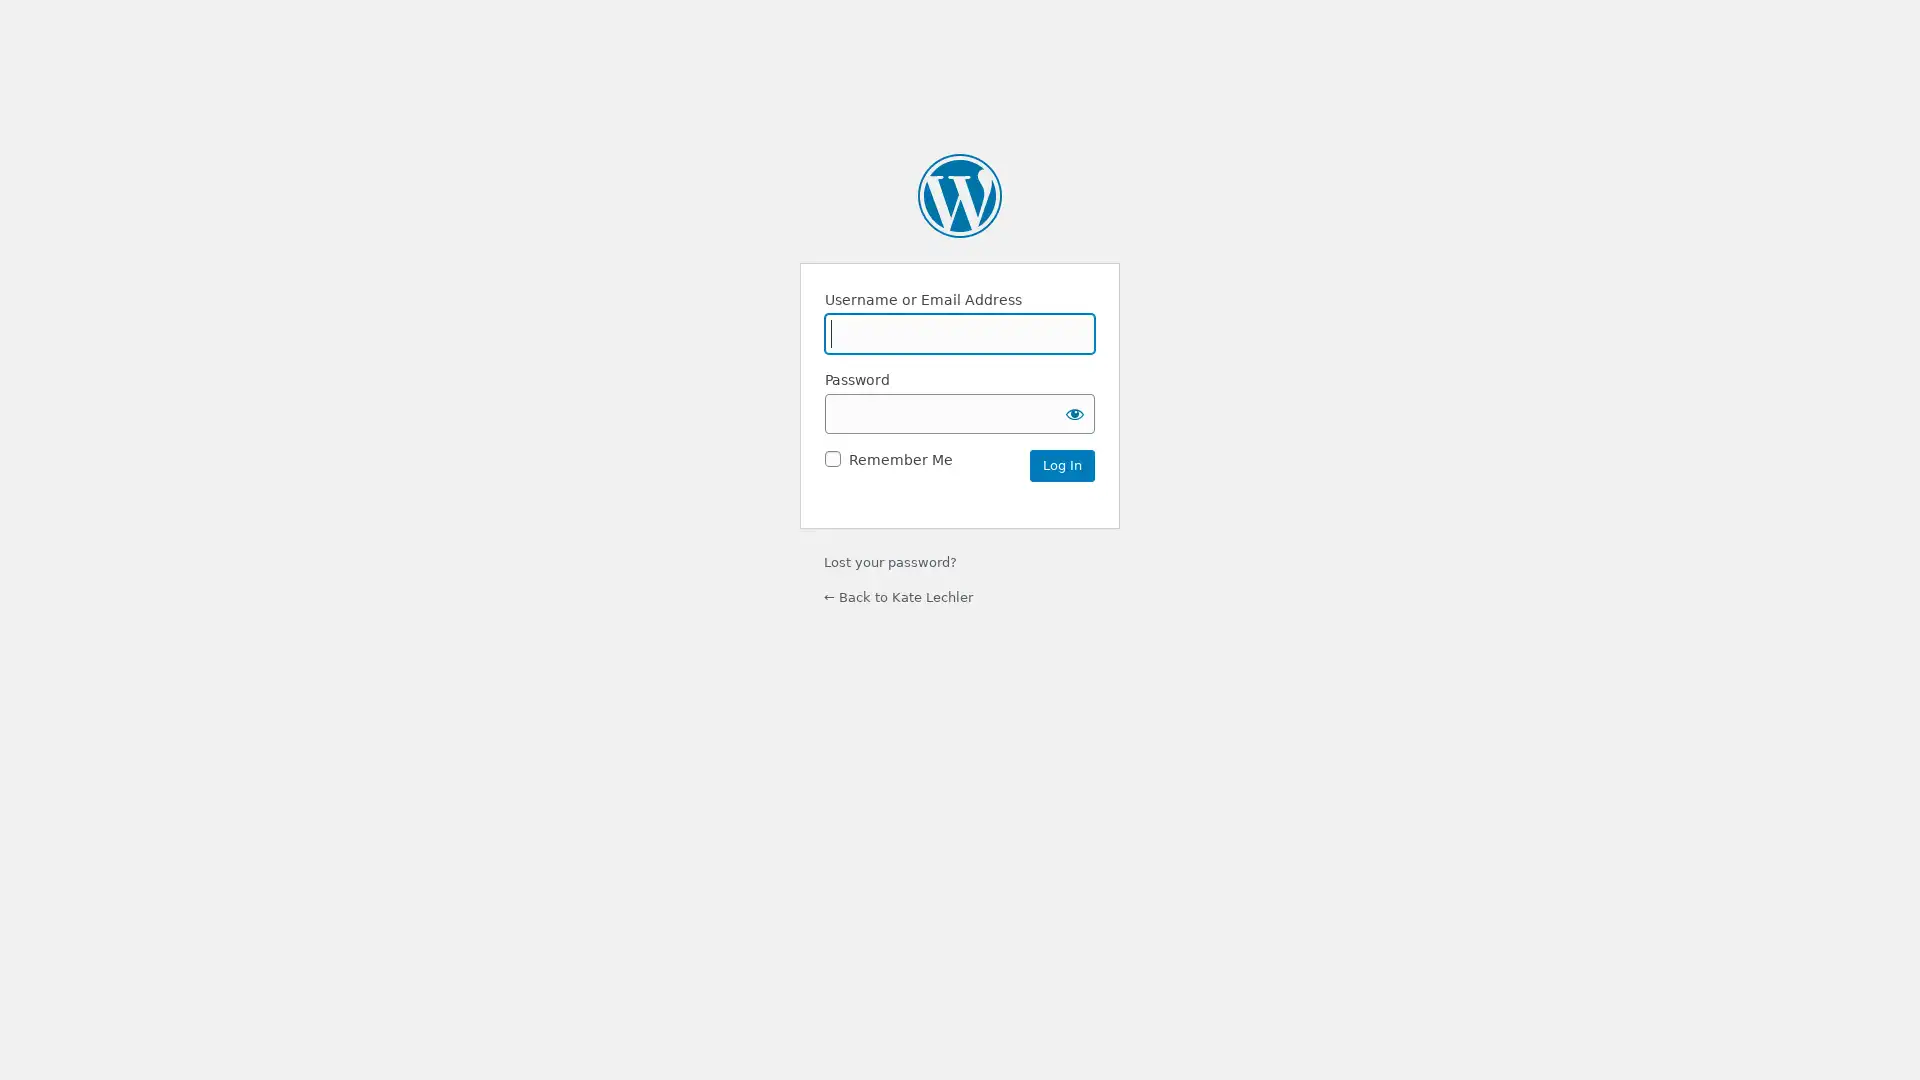 The image size is (1920, 1080). I want to click on Log In, so click(1061, 465).